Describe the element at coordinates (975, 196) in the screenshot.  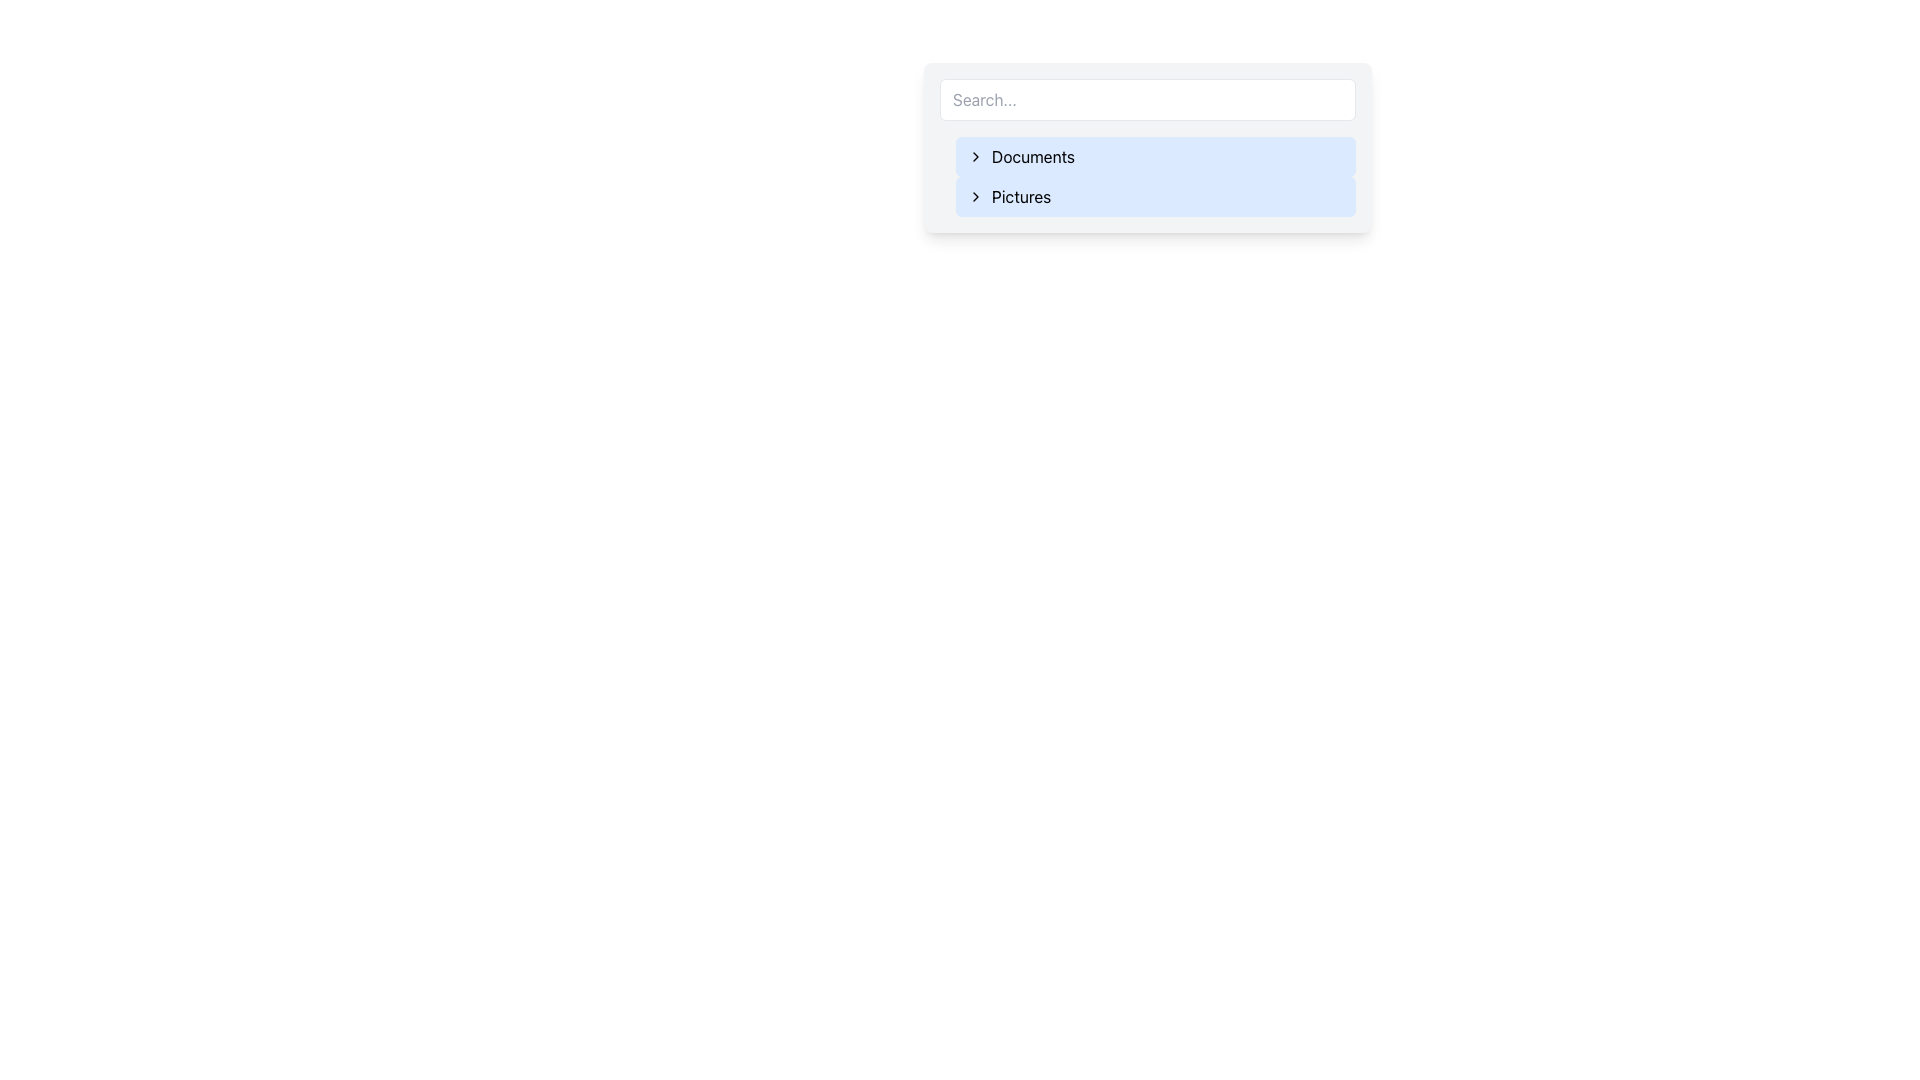
I see `the arrow icon located immediately to the left of the 'Pictures' label` at that location.